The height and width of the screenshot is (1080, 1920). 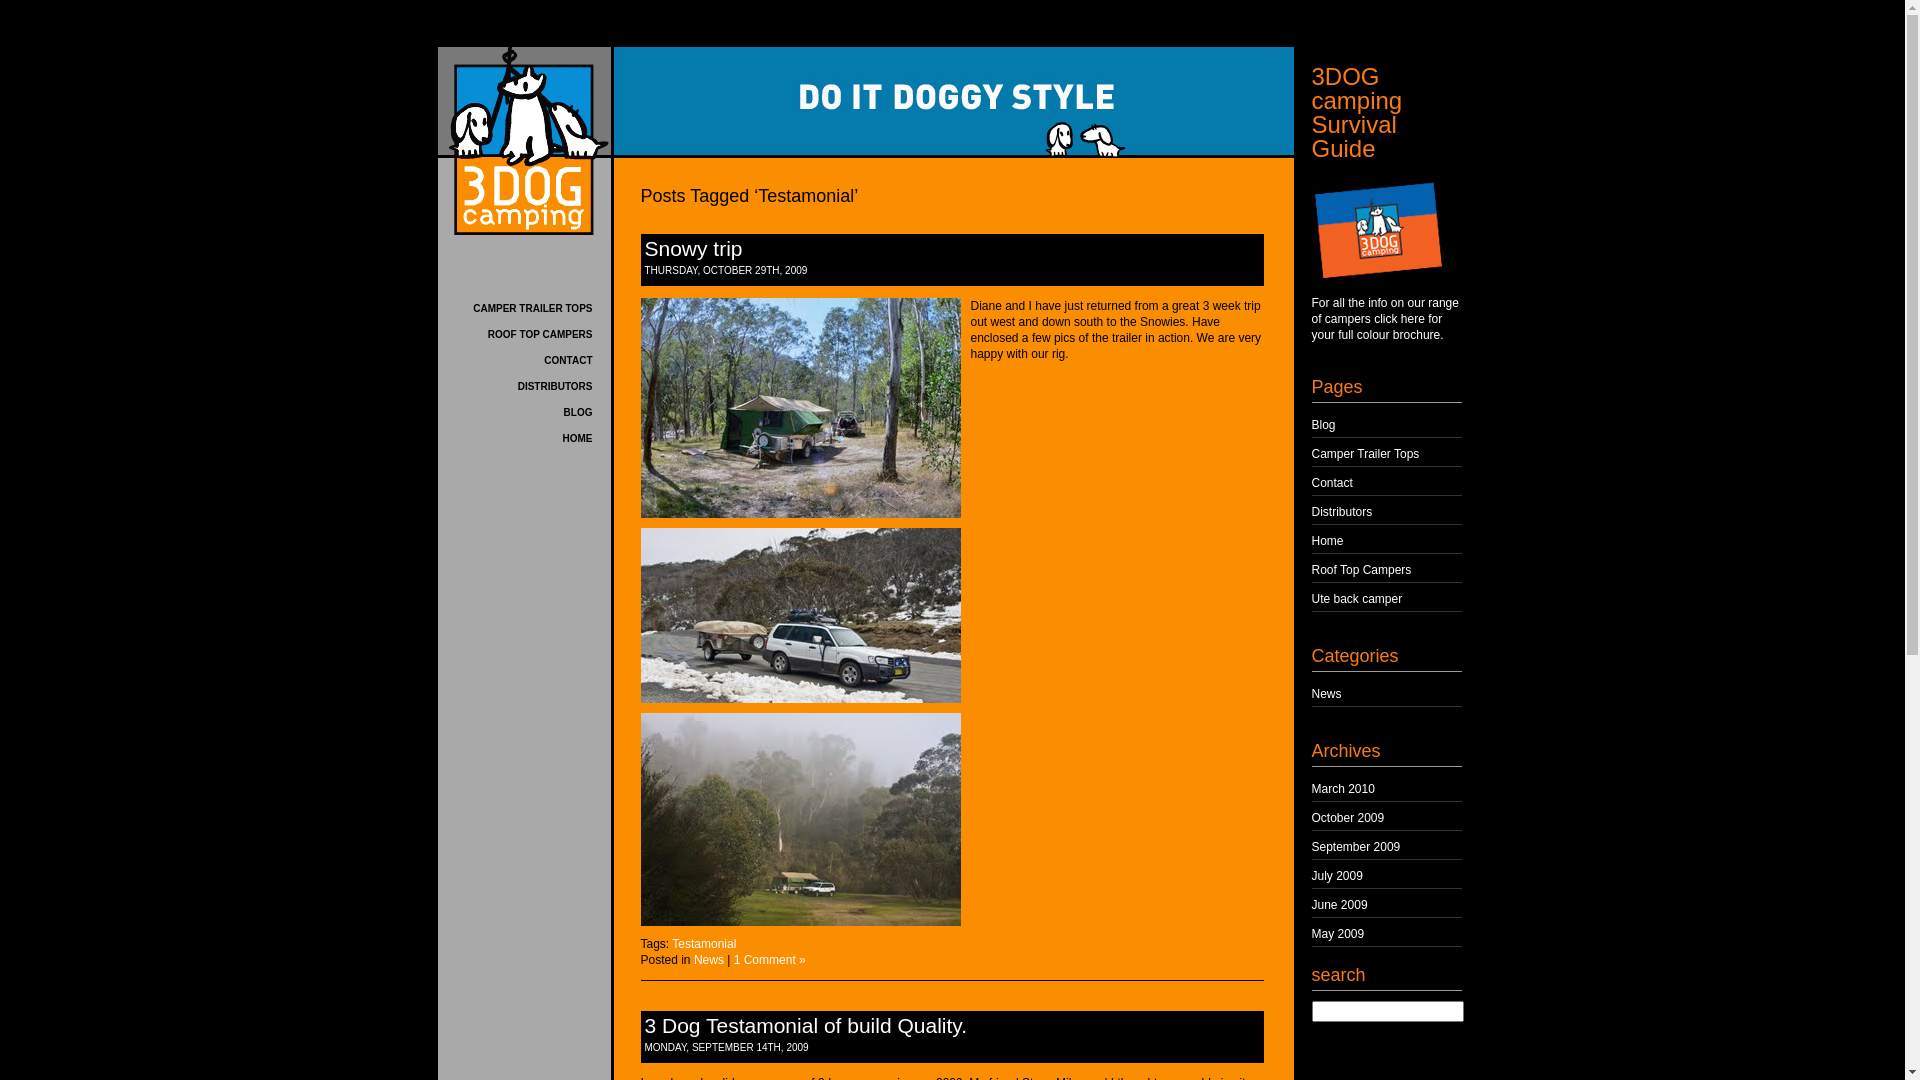 What do you see at coordinates (1311, 597) in the screenshot?
I see `'Ute back camper'` at bounding box center [1311, 597].